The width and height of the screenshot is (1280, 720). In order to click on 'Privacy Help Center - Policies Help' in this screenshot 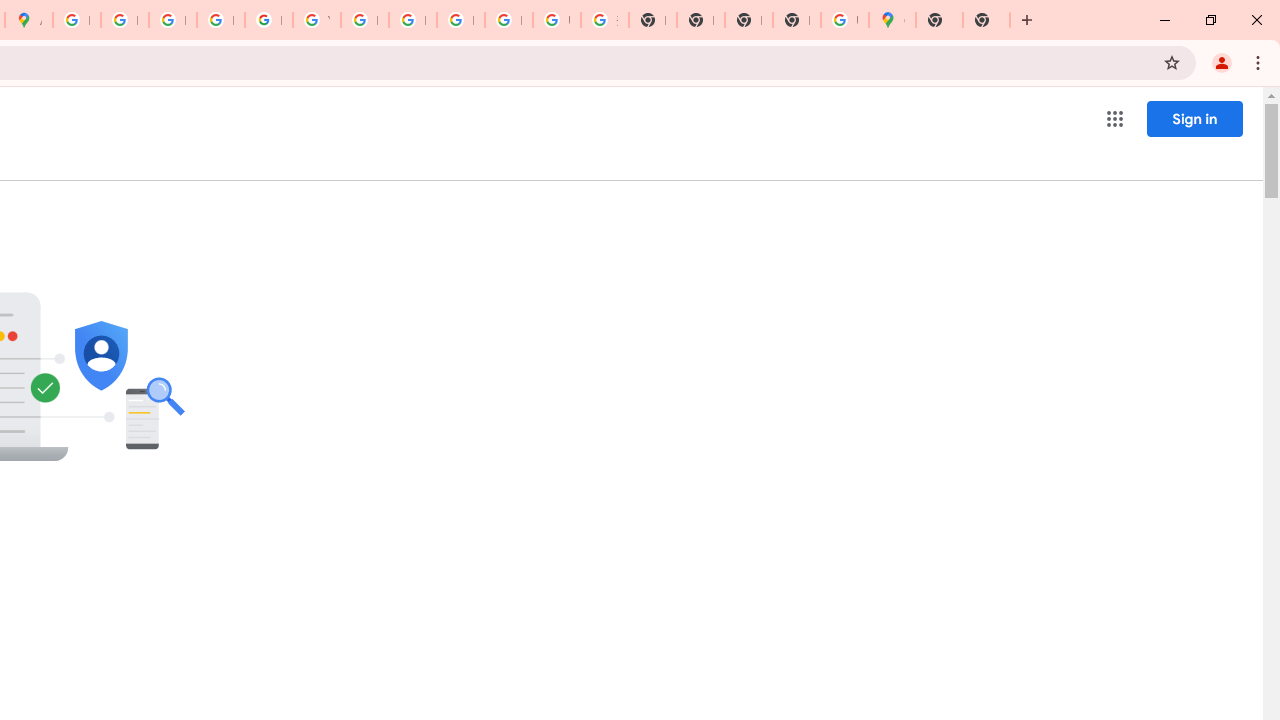, I will do `click(172, 20)`.